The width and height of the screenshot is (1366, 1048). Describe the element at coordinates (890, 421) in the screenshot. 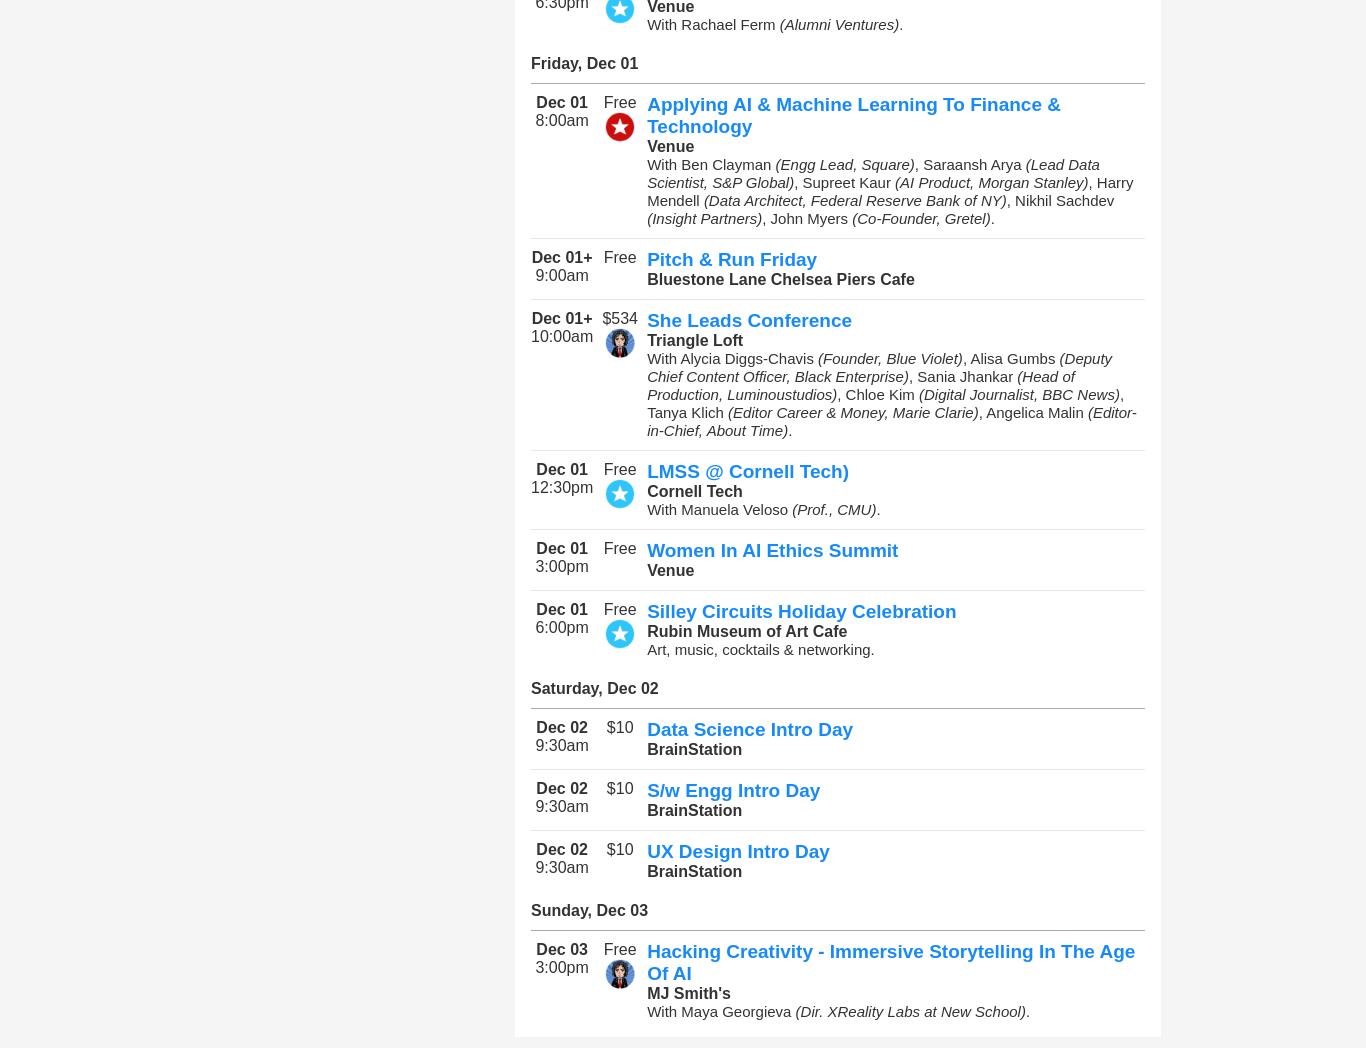

I see `'(Editor-in-Chief, About Time)'` at that location.